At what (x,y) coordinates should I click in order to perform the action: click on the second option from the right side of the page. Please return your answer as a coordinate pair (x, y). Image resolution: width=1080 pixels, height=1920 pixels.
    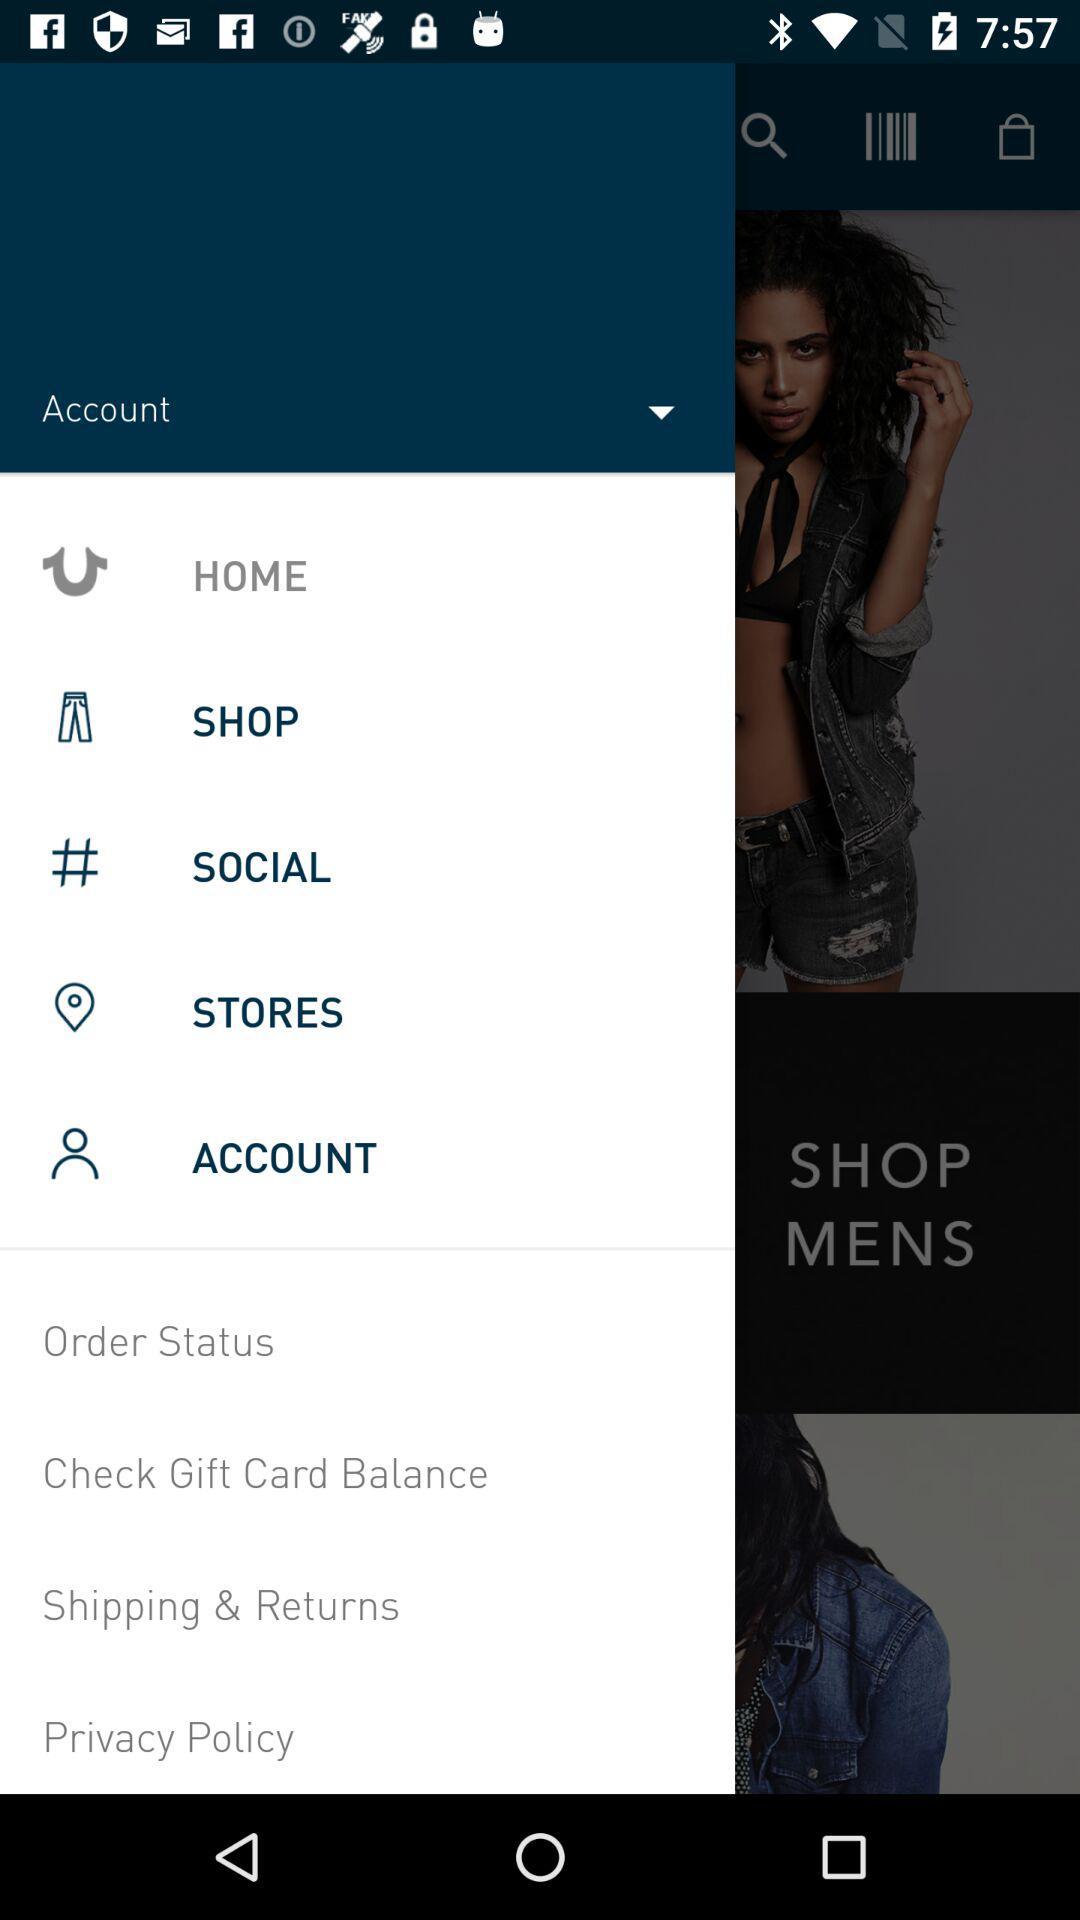
    Looking at the image, I should click on (890, 136).